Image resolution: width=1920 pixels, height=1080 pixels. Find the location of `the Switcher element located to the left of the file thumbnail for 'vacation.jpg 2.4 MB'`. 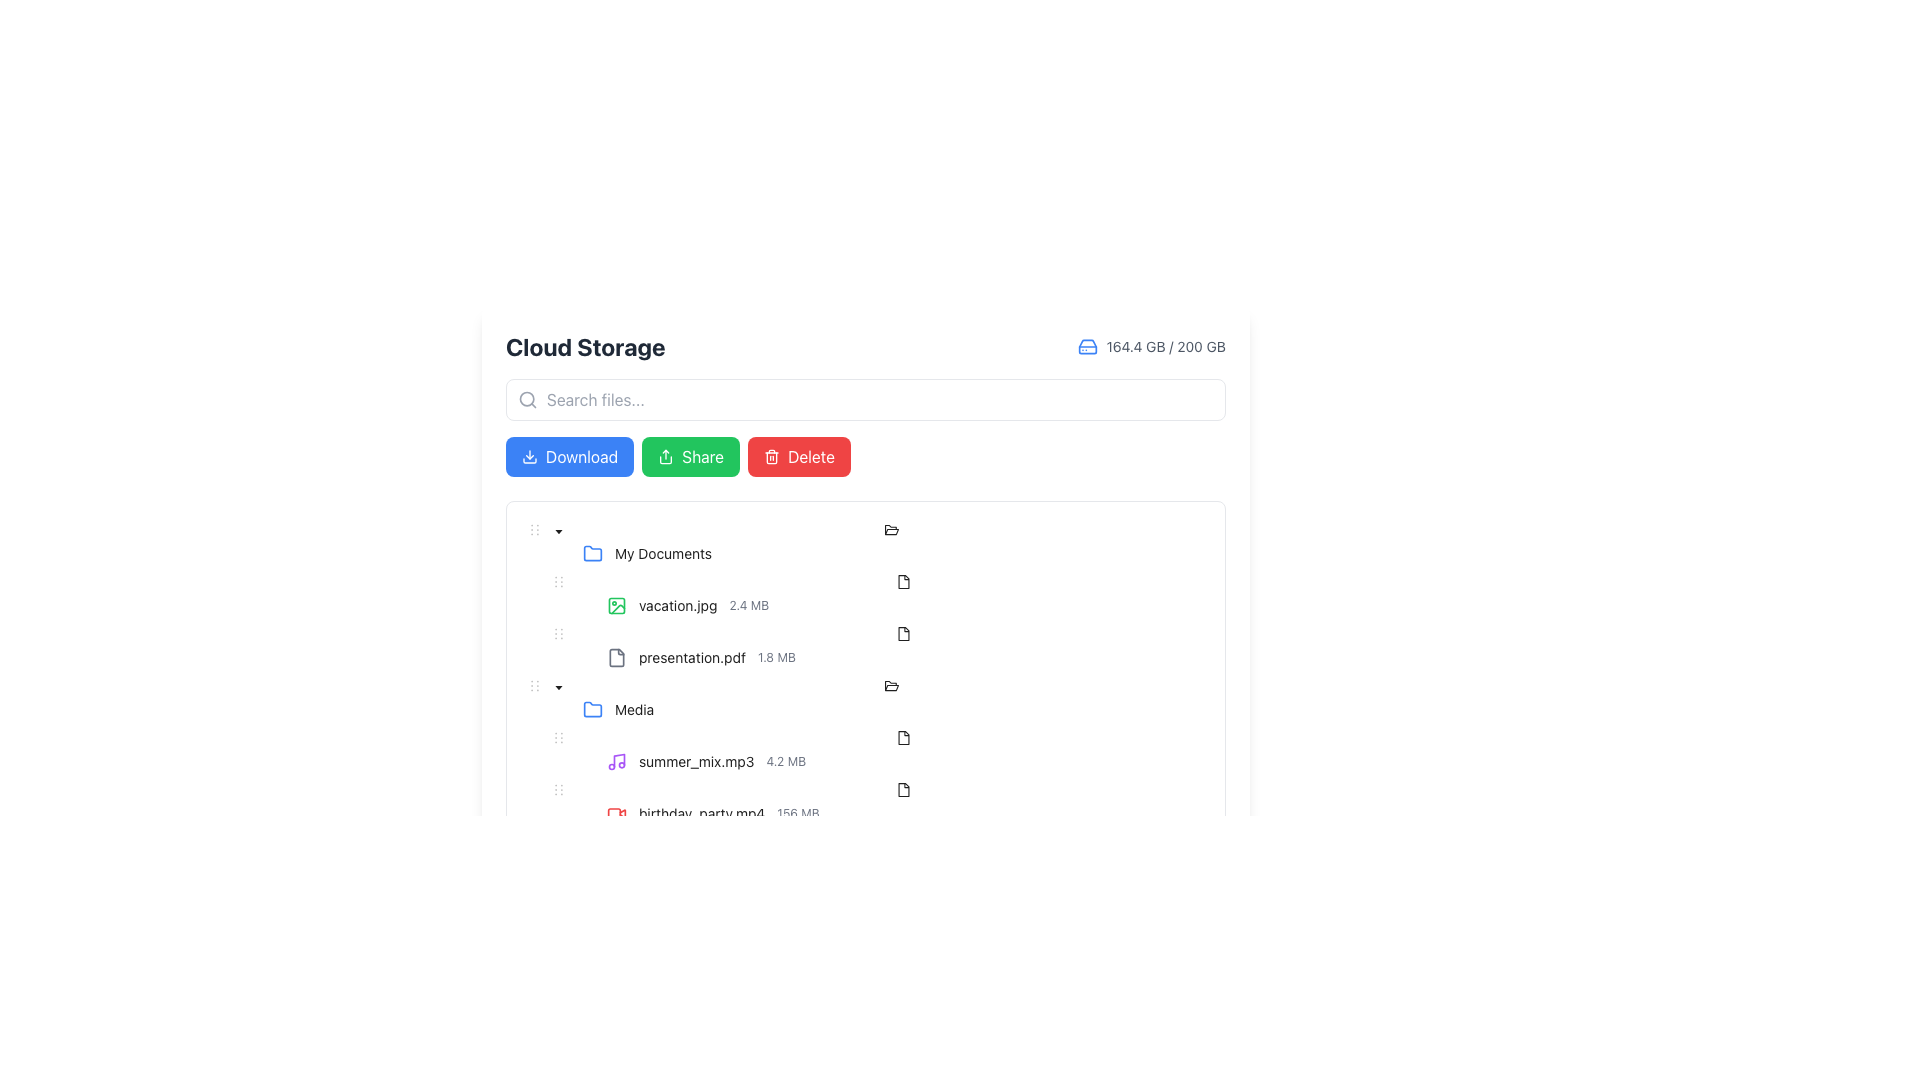

the Switcher element located to the left of the file thumbnail for 'vacation.jpg 2.4 MB' is located at coordinates (581, 593).